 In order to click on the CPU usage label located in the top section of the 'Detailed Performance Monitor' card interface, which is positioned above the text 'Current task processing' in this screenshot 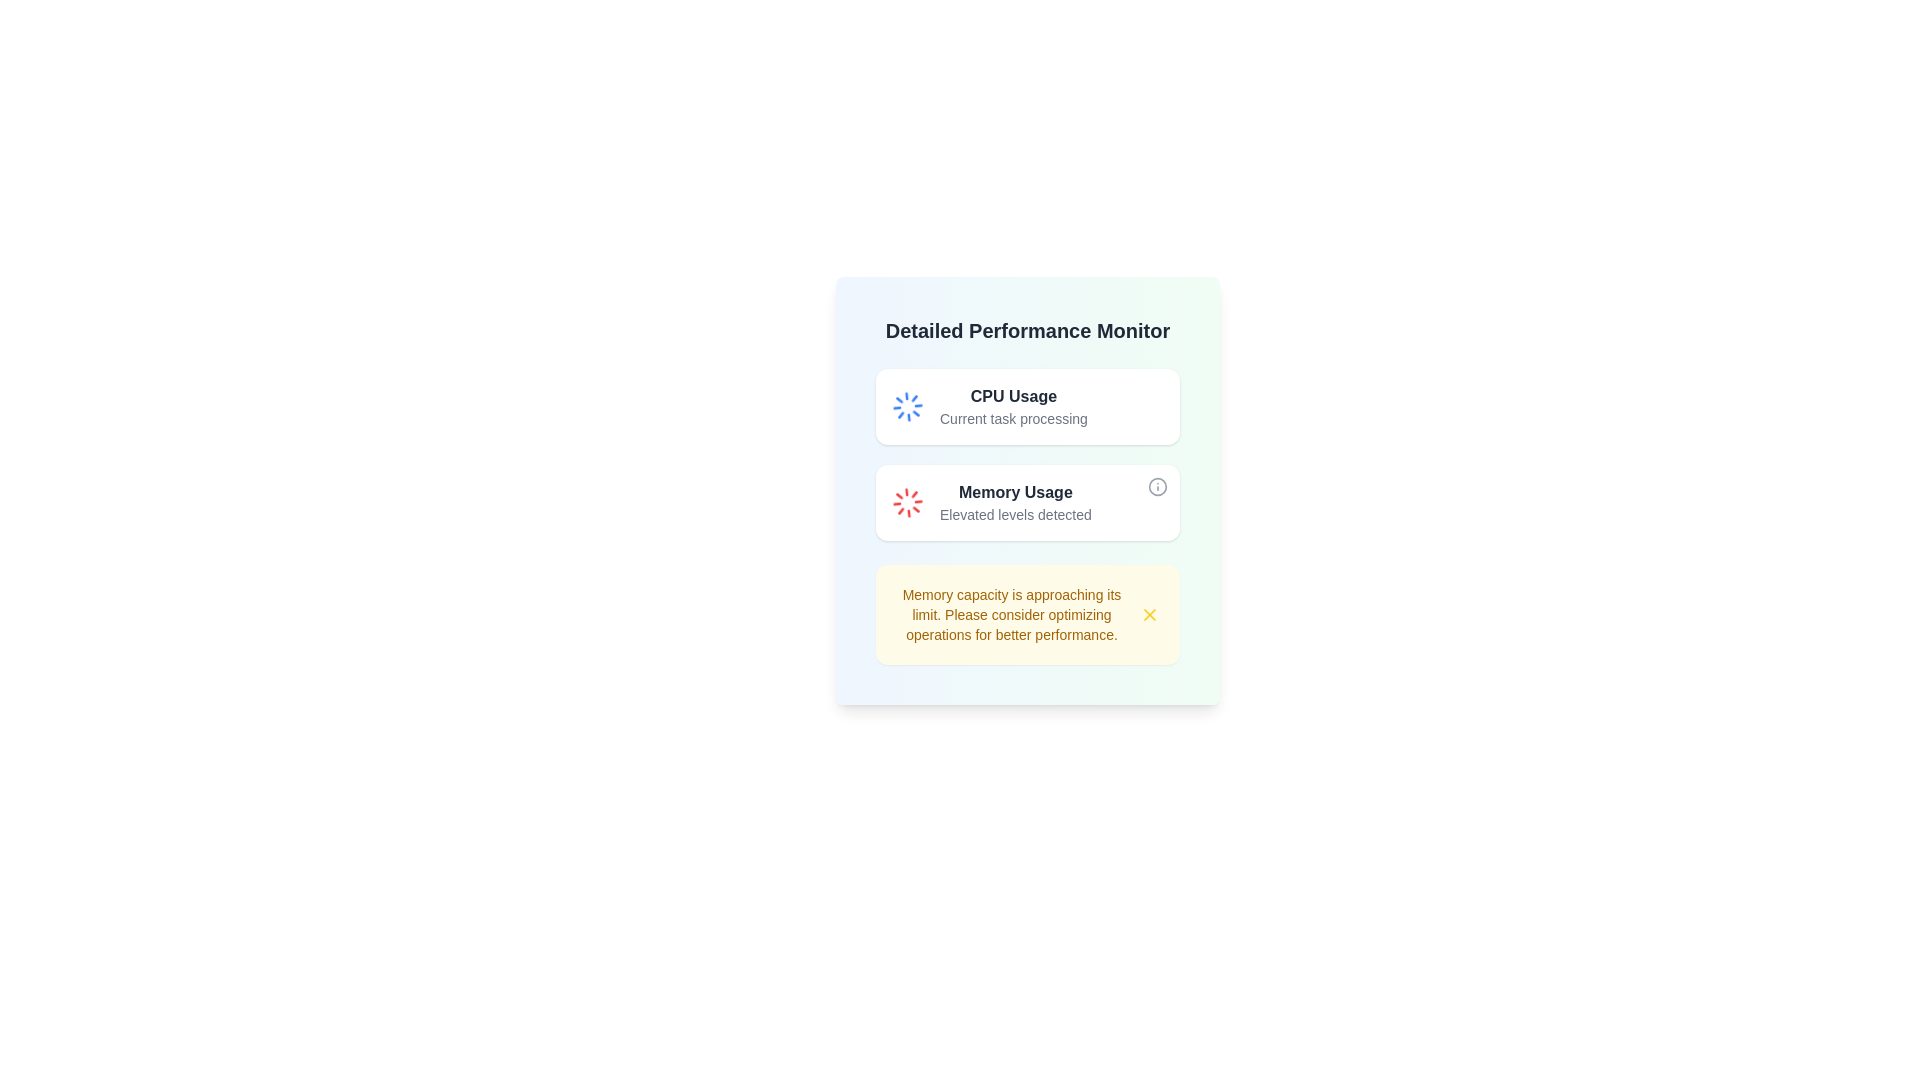, I will do `click(1013, 397)`.